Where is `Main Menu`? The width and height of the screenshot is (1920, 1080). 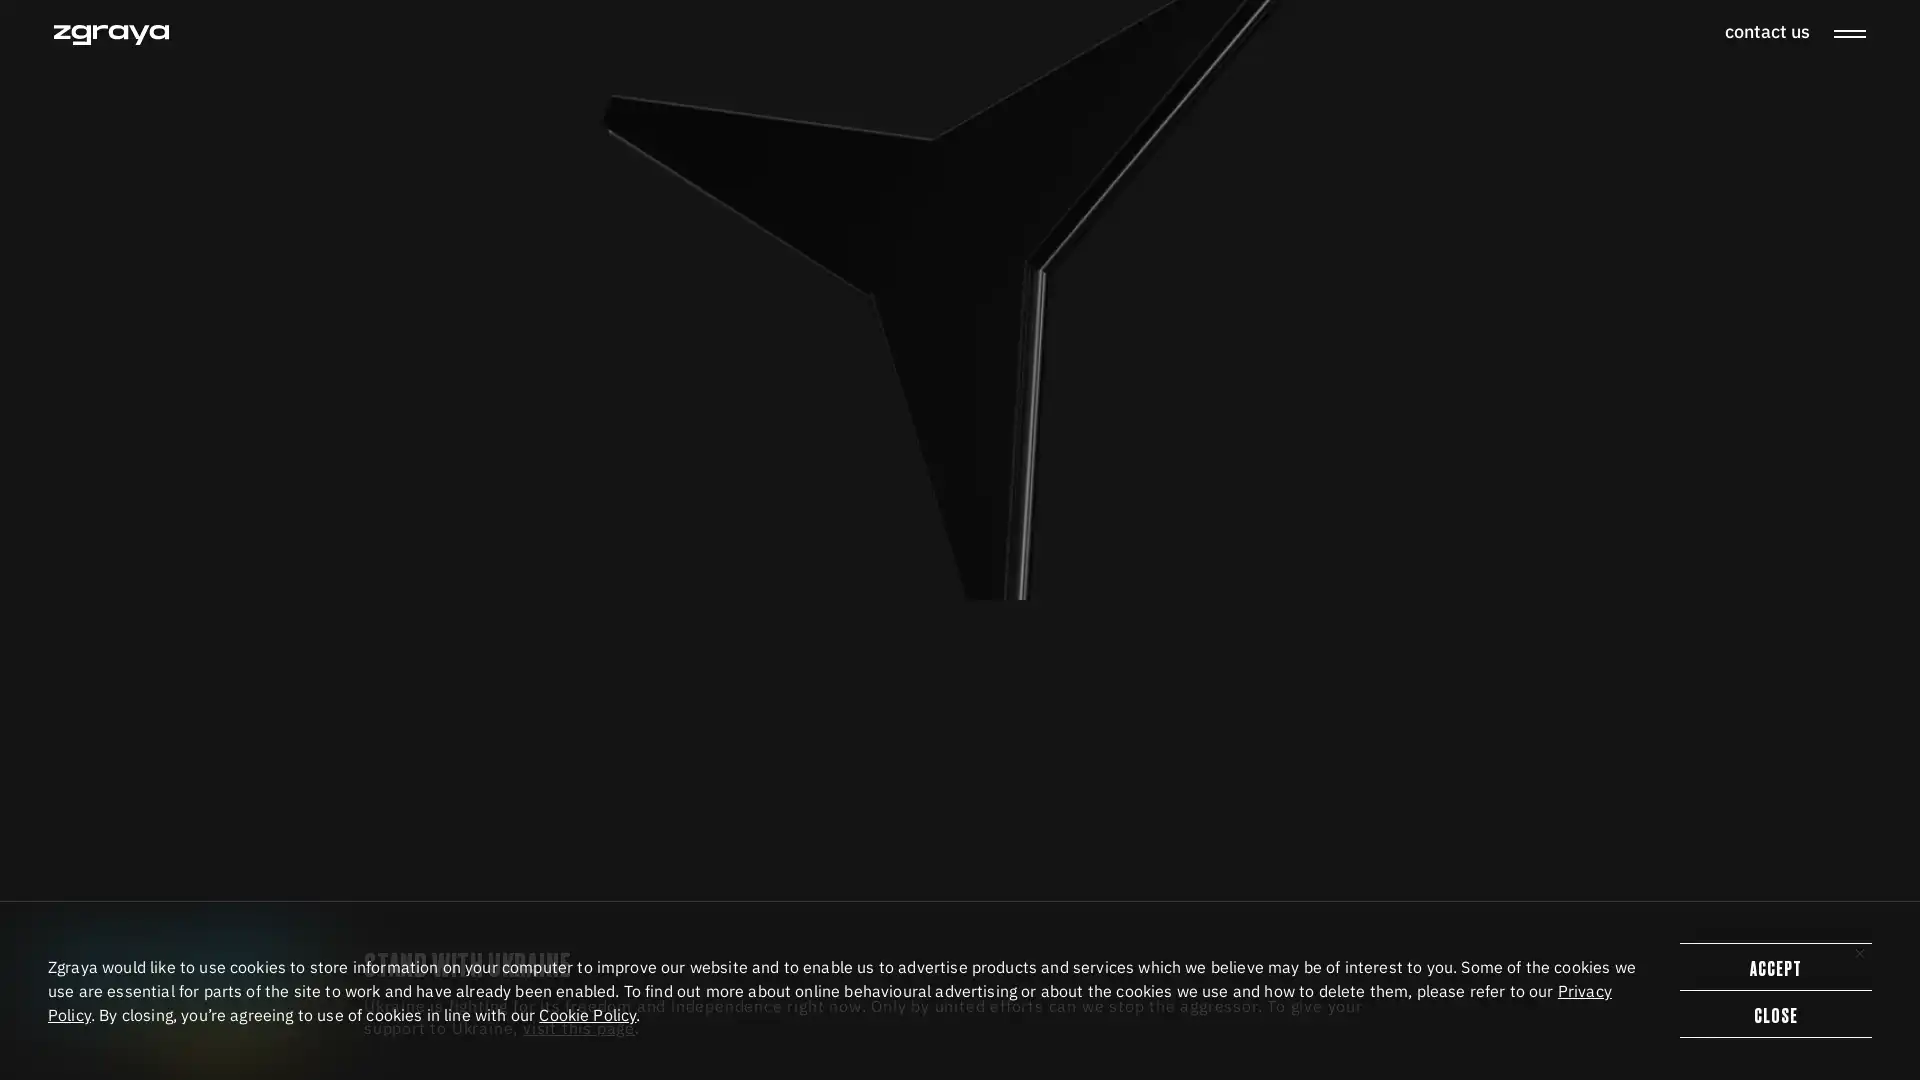 Main Menu is located at coordinates (1848, 34).